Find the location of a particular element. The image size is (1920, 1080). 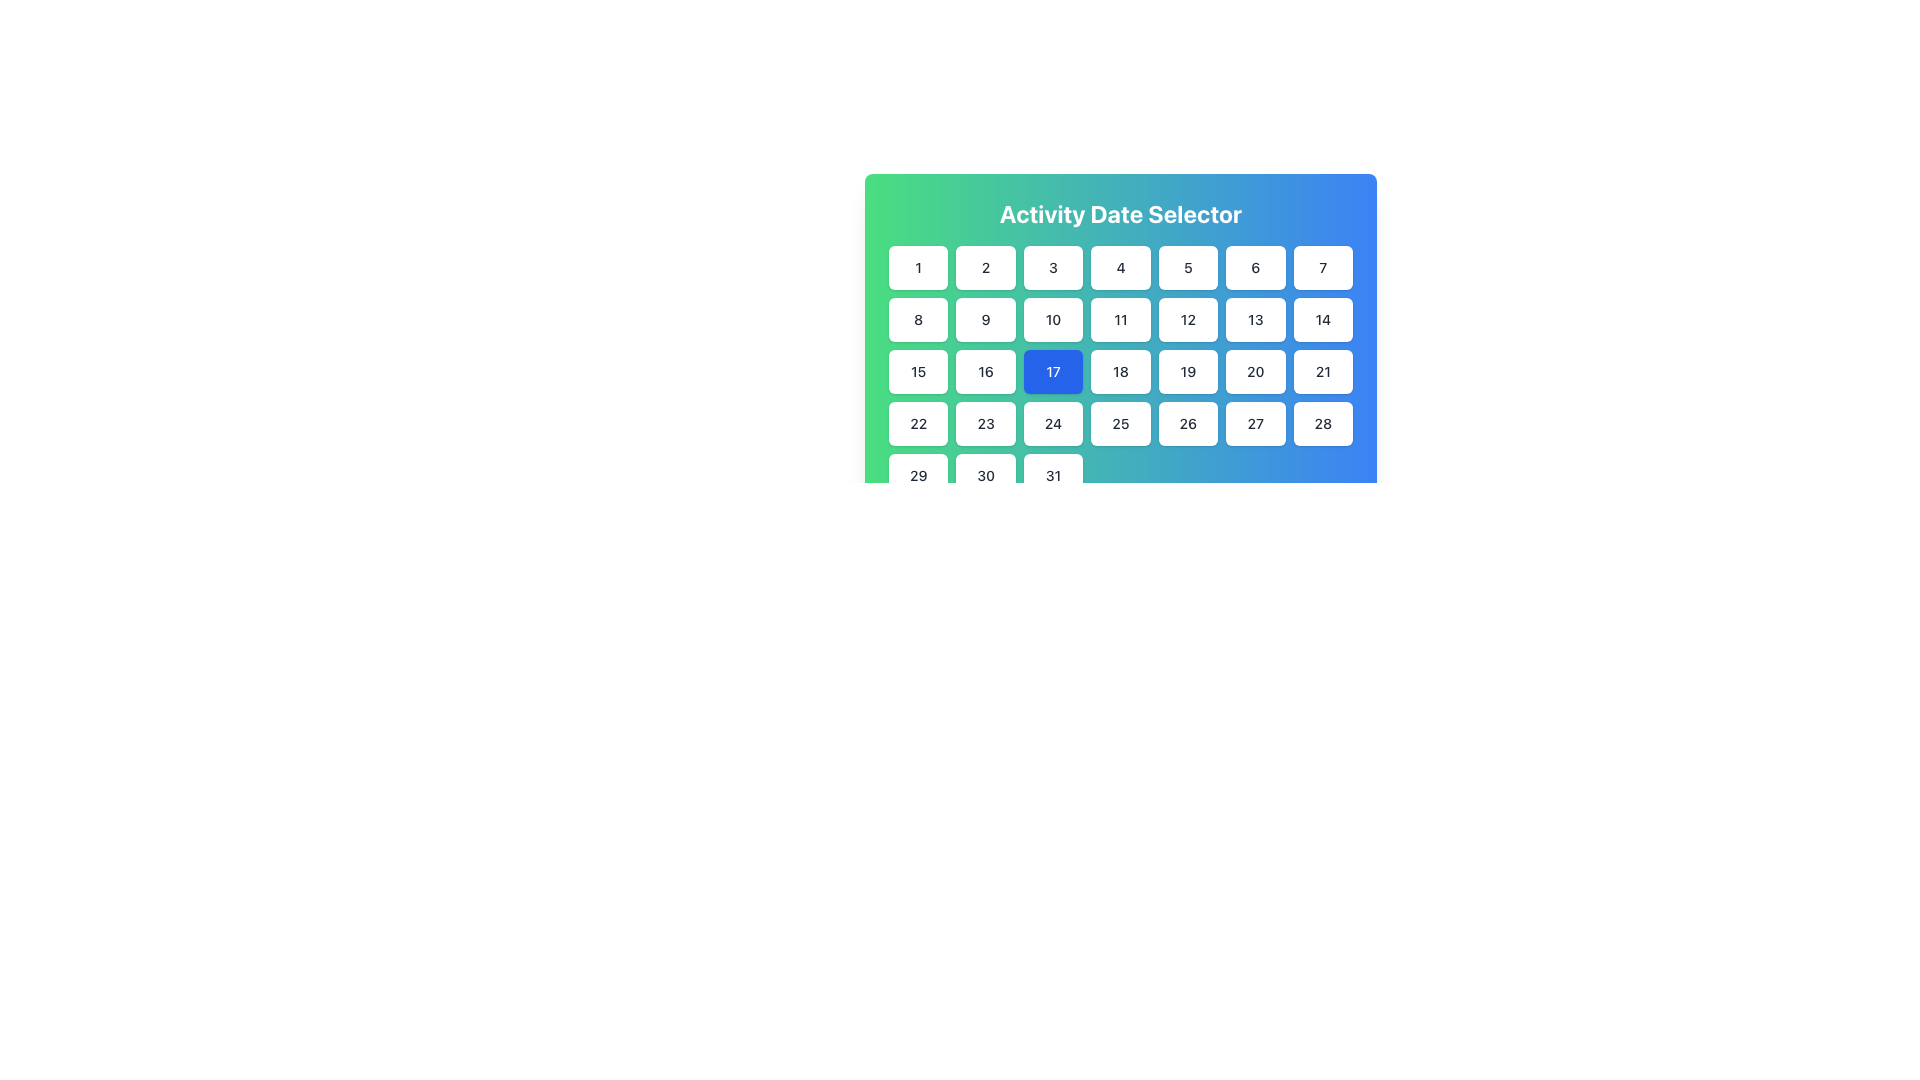

the date selector button for the 28th day in the calendar interface is located at coordinates (1323, 423).